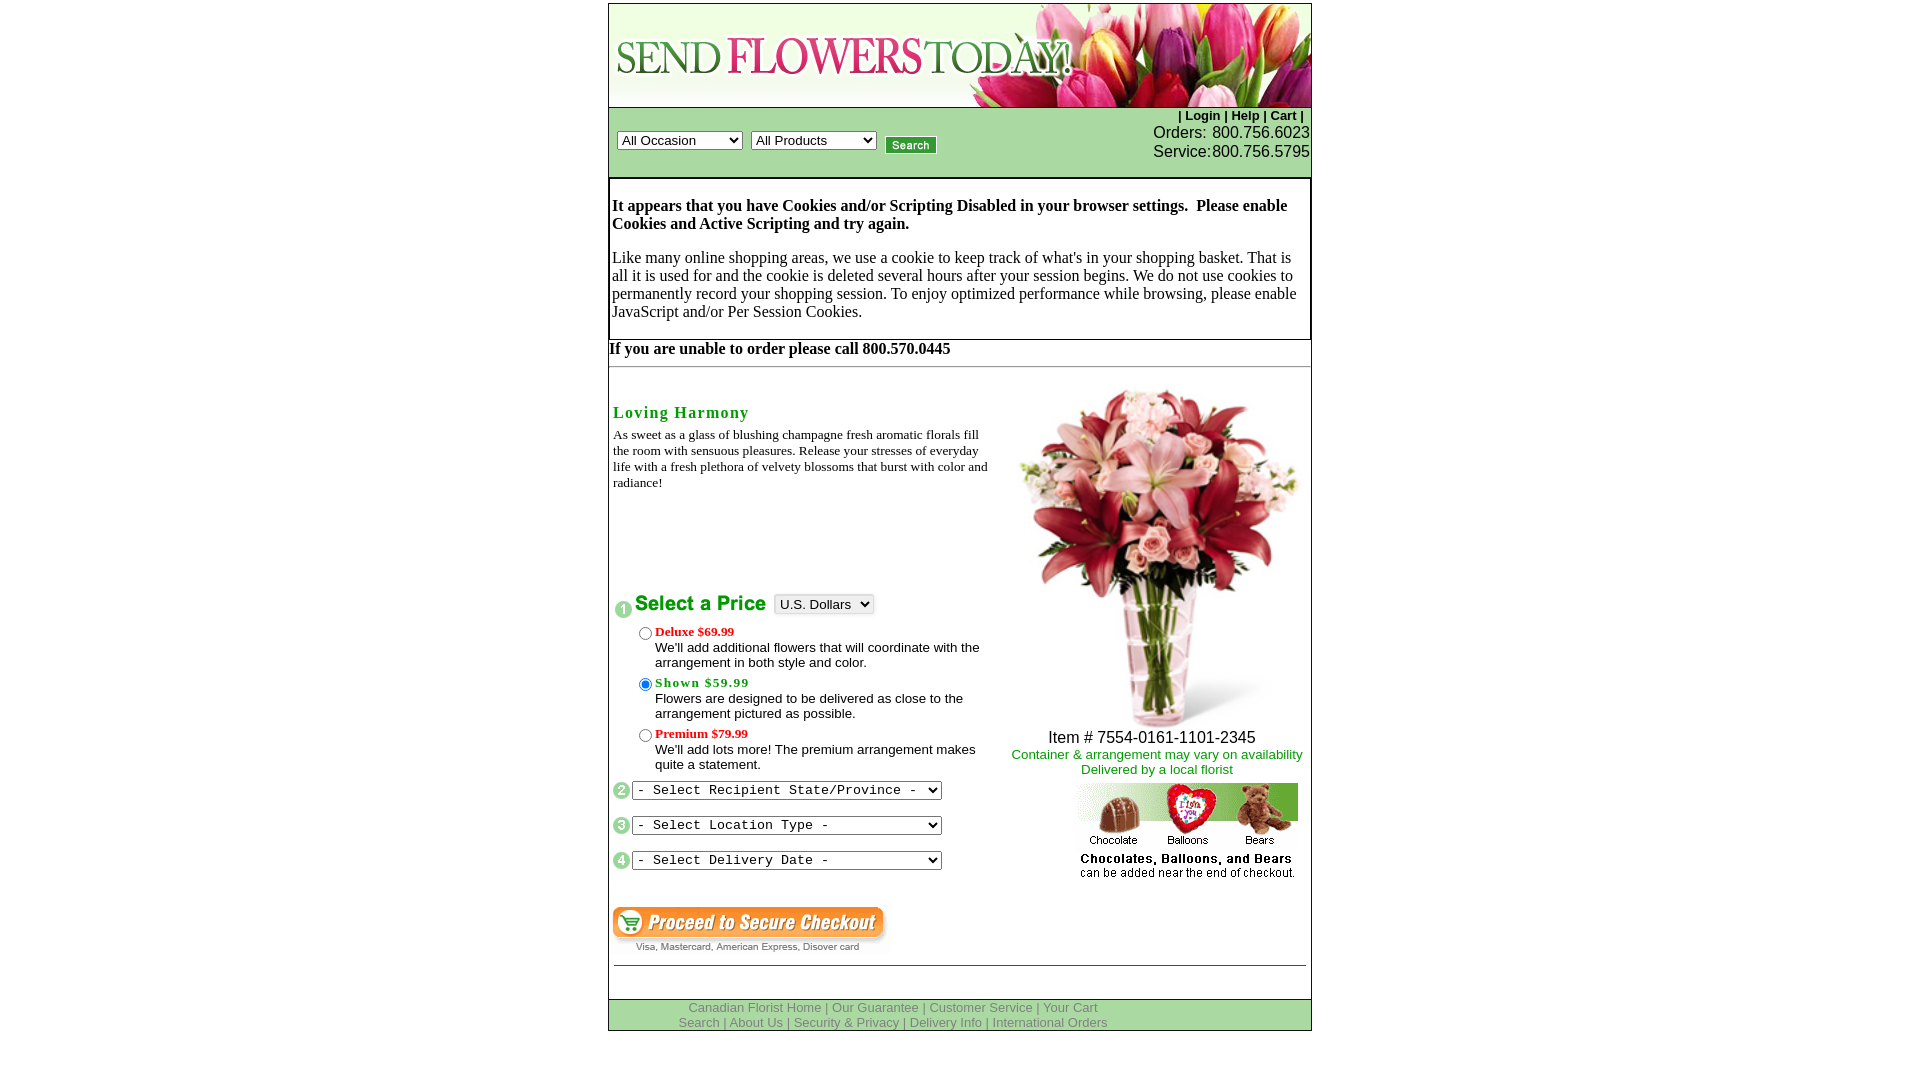 This screenshot has width=1920, height=1080. I want to click on 'Delivery Info', so click(944, 1022).